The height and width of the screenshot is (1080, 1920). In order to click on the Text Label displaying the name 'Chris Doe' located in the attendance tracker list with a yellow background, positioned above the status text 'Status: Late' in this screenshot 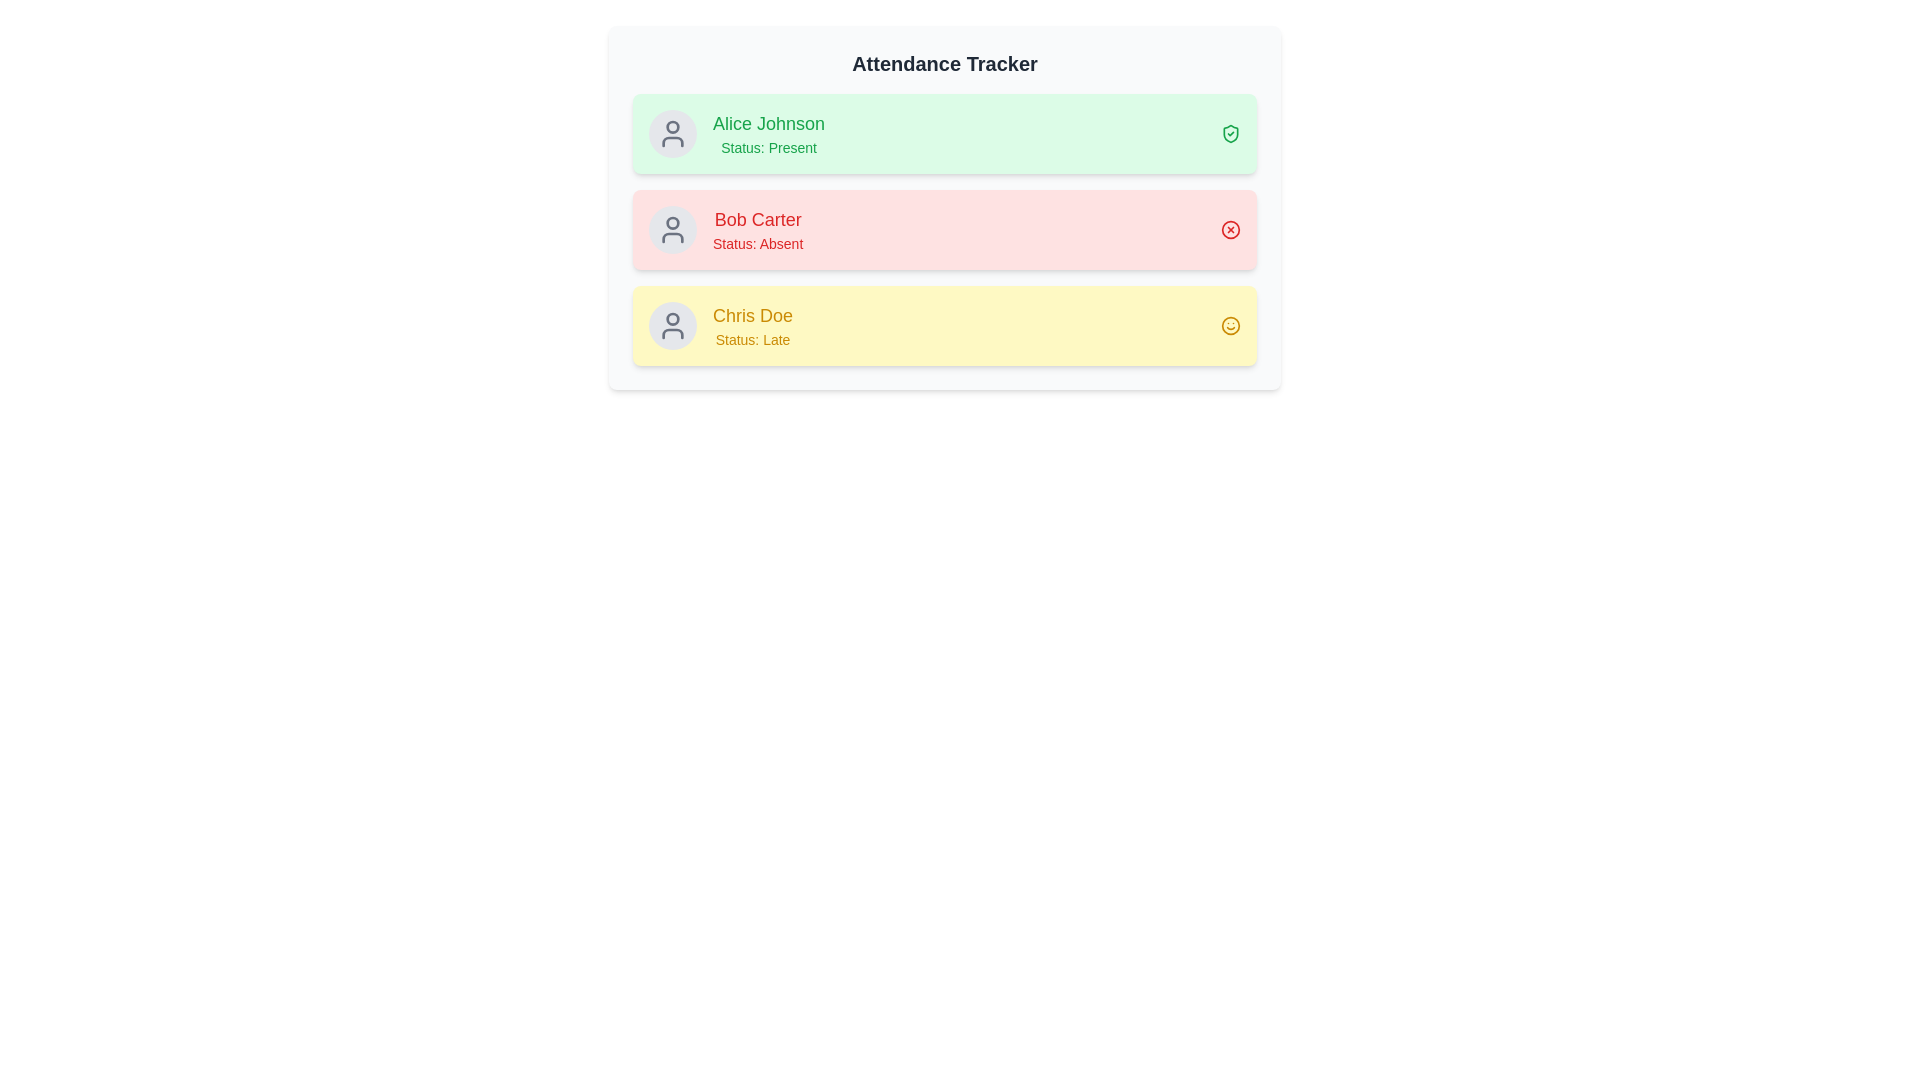, I will do `click(752, 315)`.